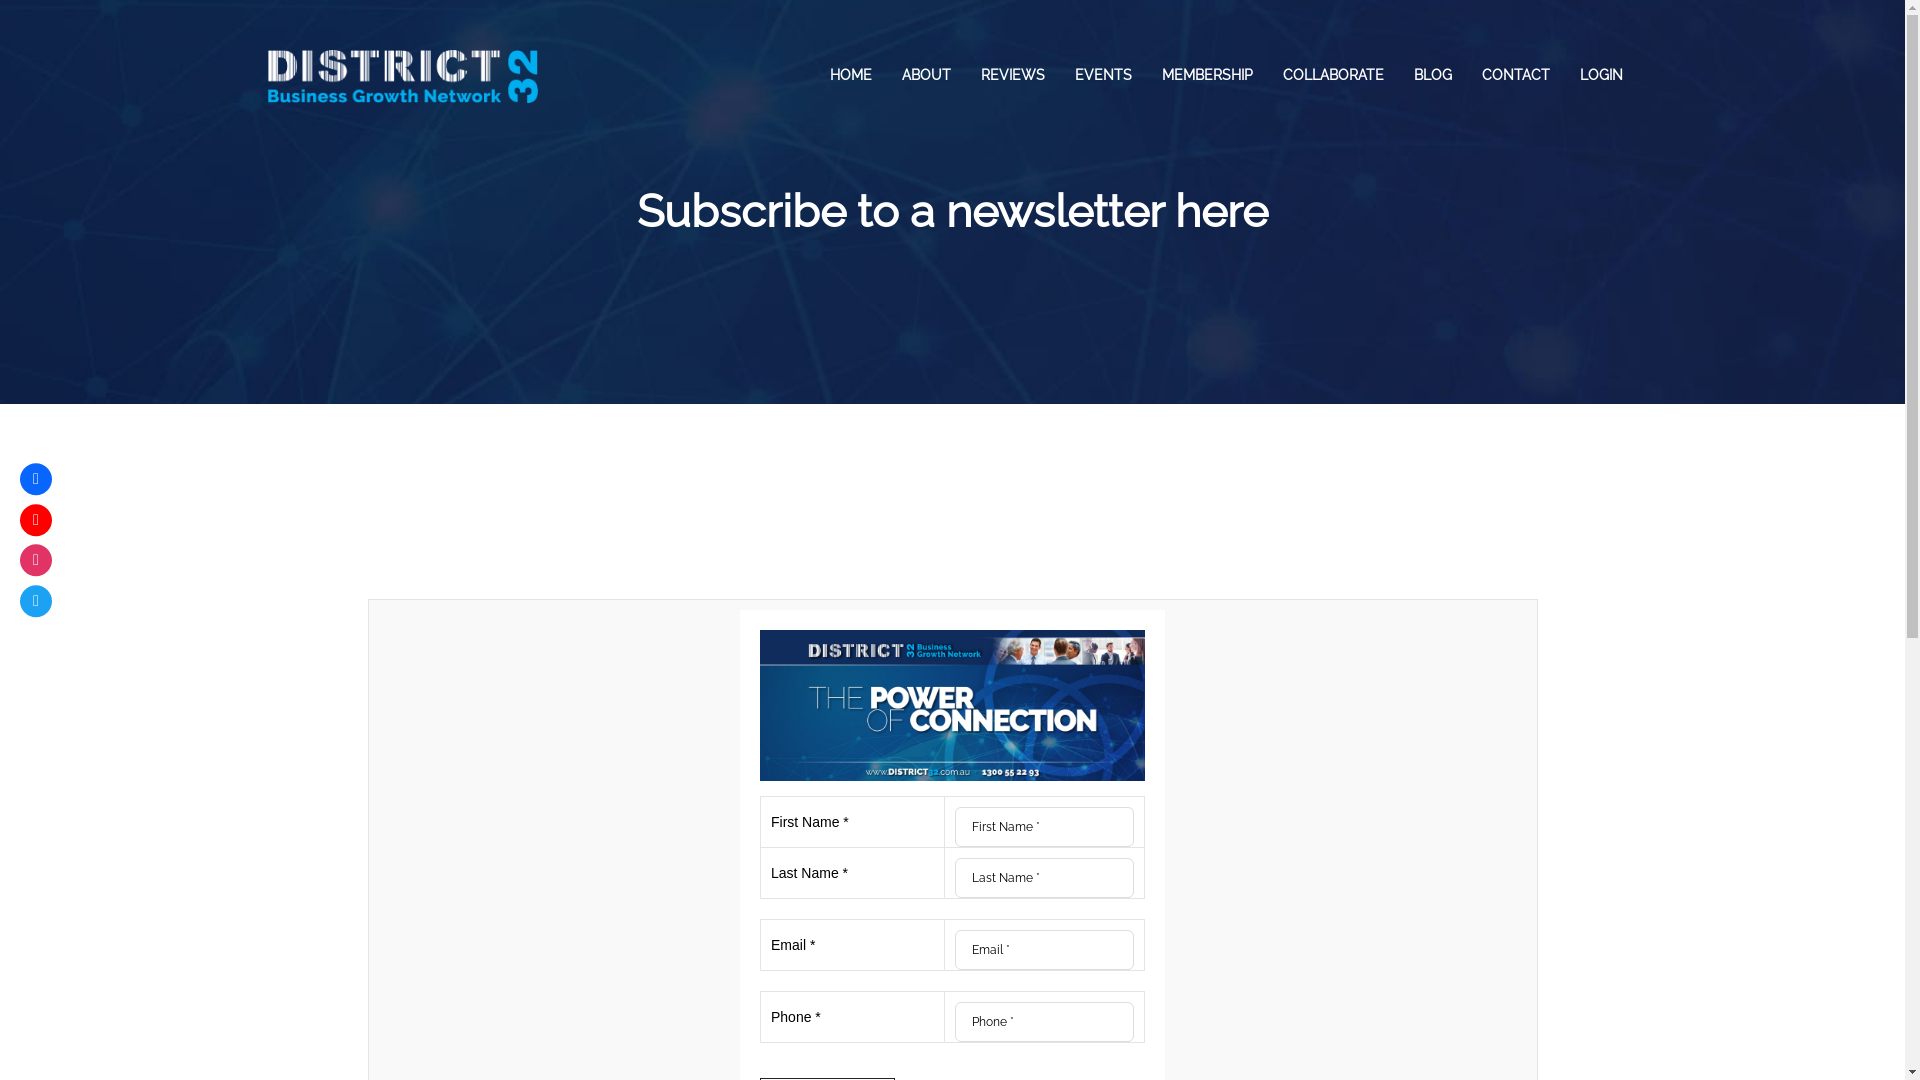 Image resolution: width=1920 pixels, height=1080 pixels. Describe the element at coordinates (35, 519) in the screenshot. I see `'Youtube'` at that location.